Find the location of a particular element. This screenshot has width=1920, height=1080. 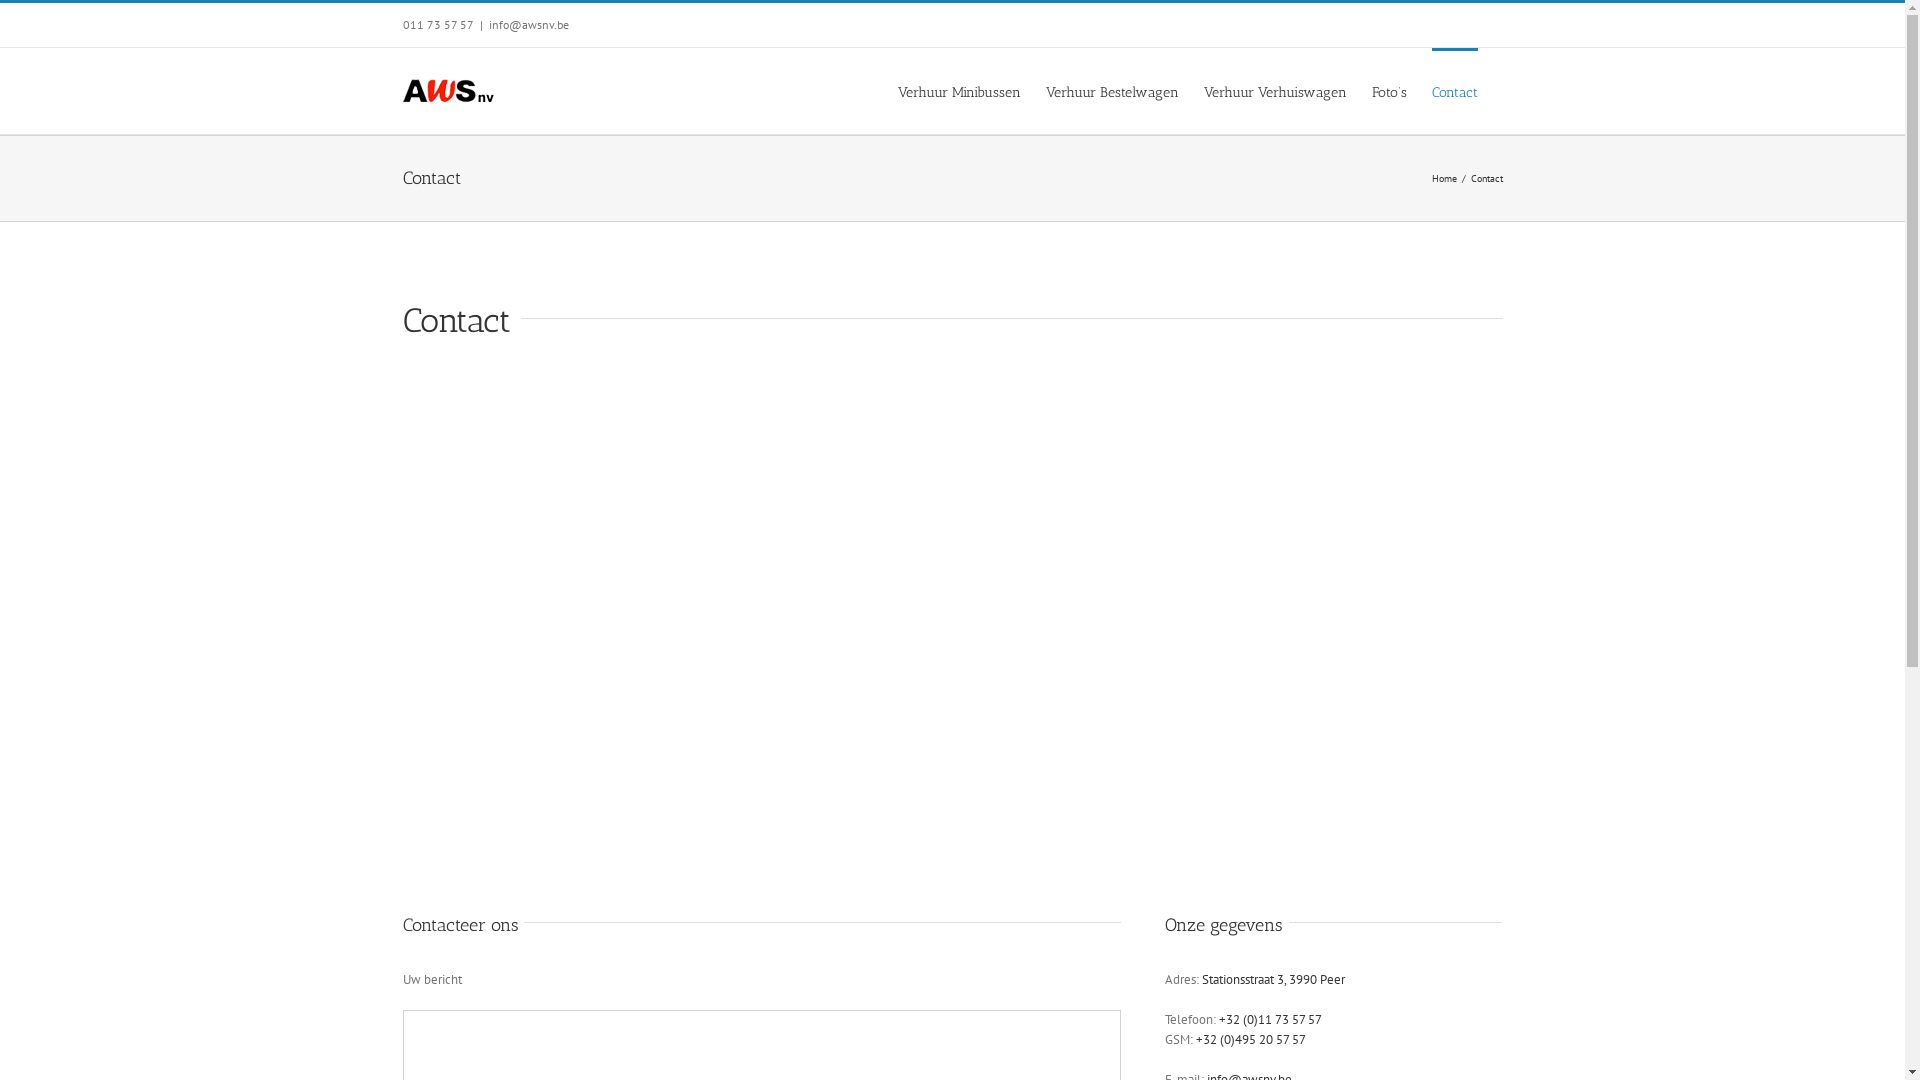

'Contact' is located at coordinates (1454, 91).